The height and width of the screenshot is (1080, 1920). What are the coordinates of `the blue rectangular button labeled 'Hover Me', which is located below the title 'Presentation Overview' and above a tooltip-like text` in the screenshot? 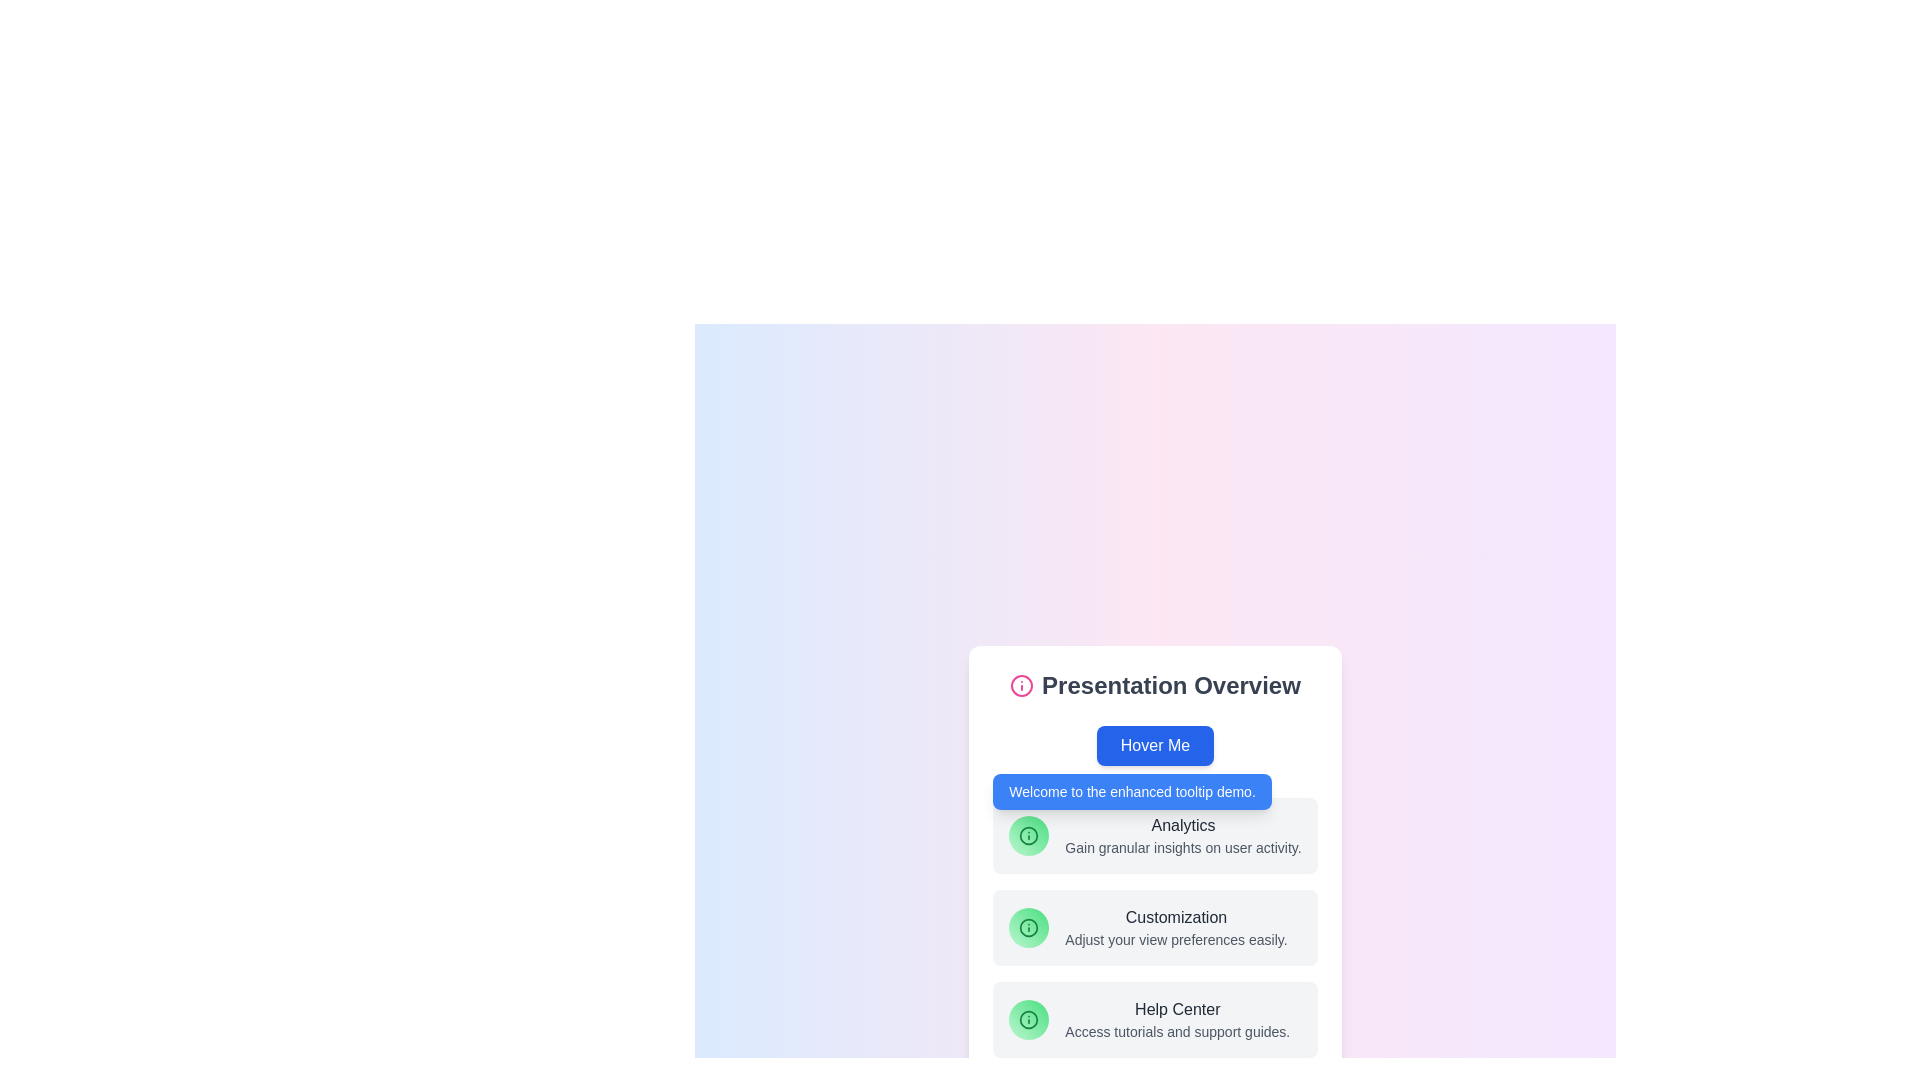 It's located at (1155, 745).